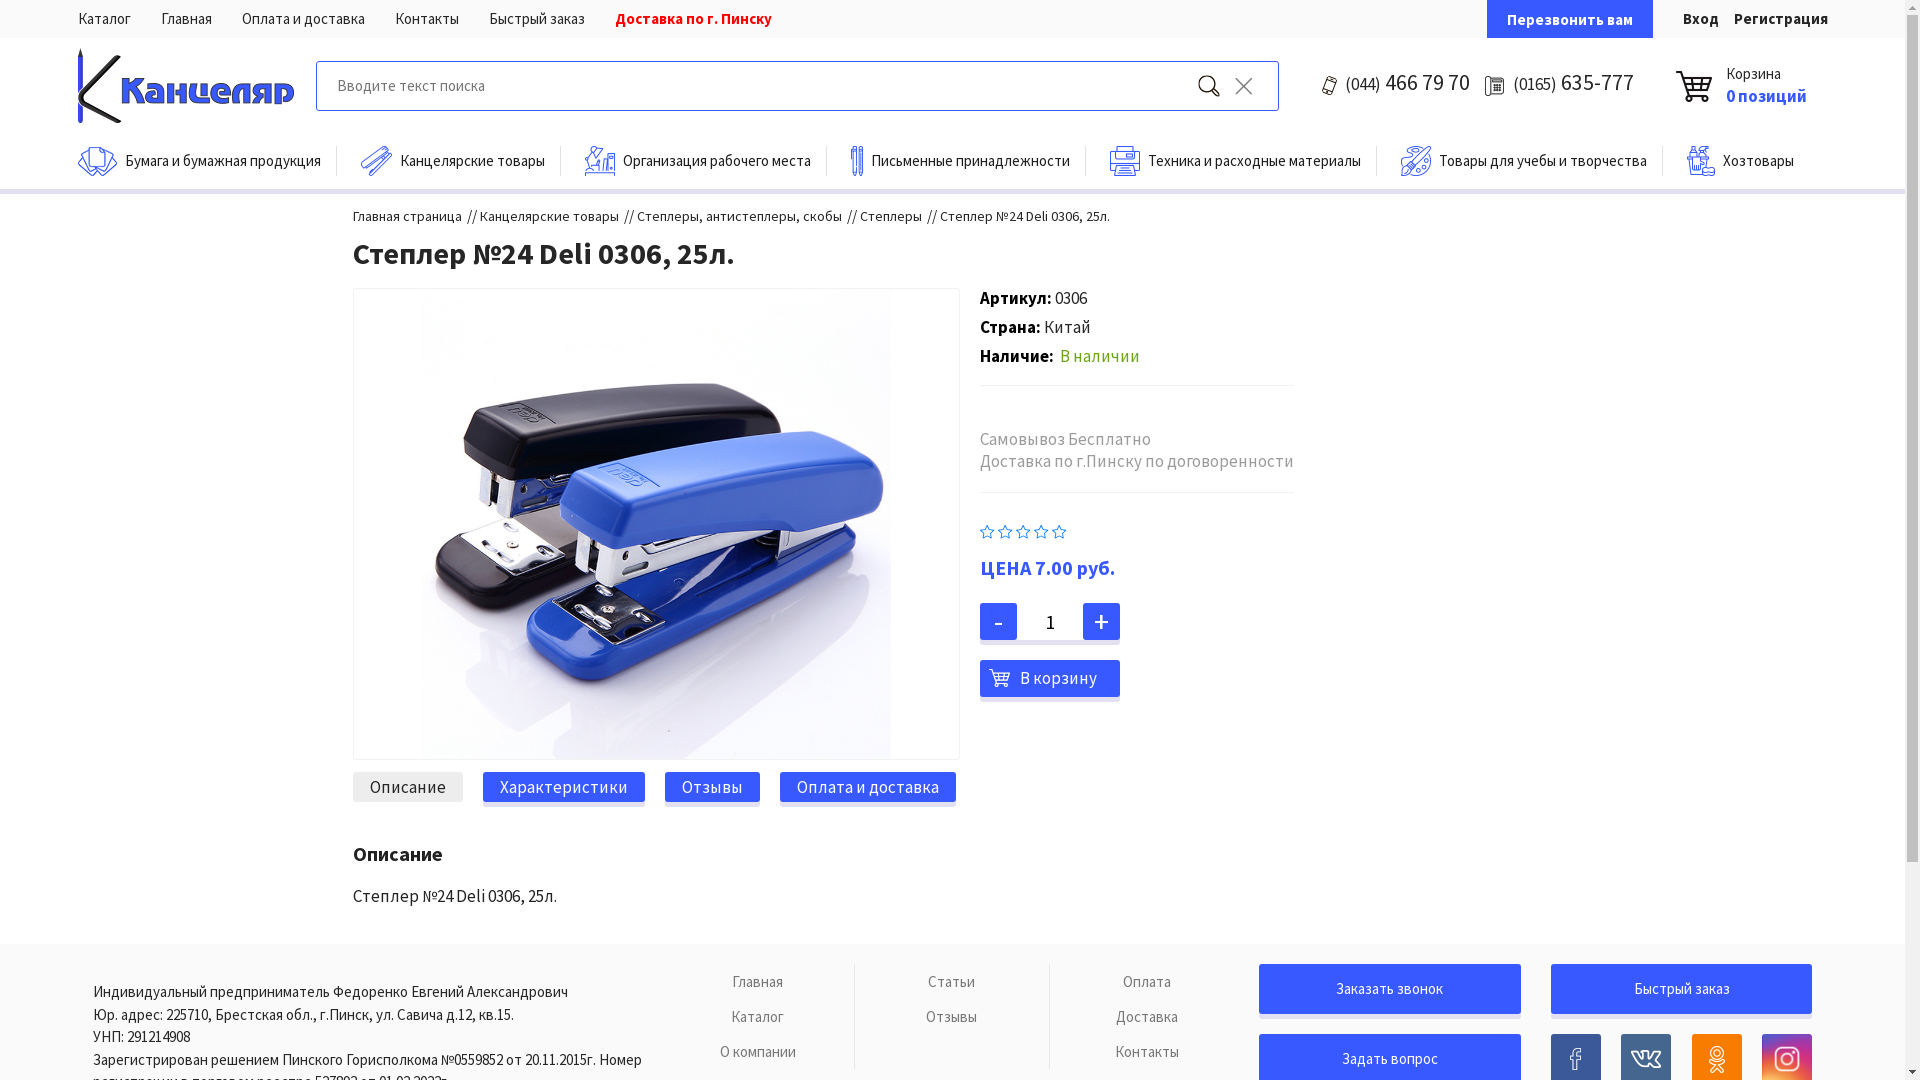  What do you see at coordinates (1406, 81) in the screenshot?
I see `'(044) 466 79 70'` at bounding box center [1406, 81].